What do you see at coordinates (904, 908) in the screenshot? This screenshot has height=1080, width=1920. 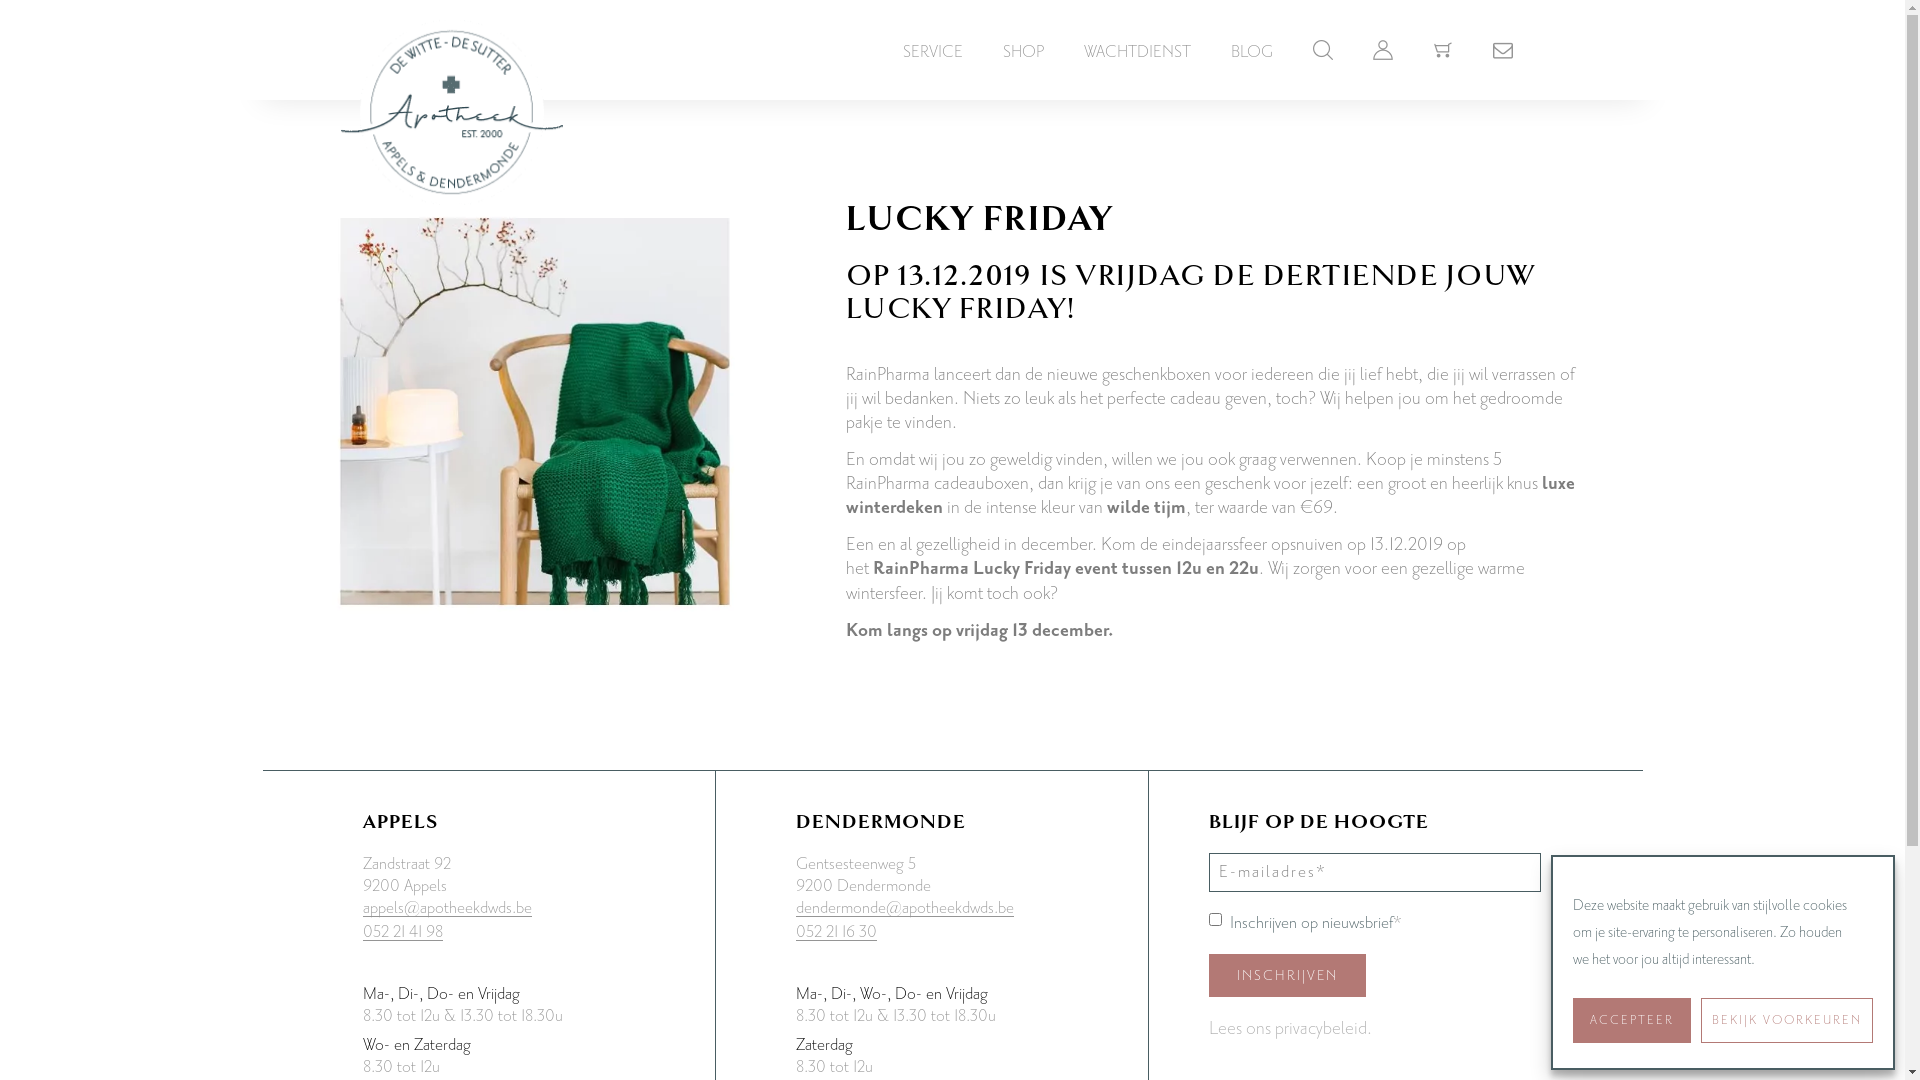 I see `'dendermonde@apotheekdwds.be'` at bounding box center [904, 908].